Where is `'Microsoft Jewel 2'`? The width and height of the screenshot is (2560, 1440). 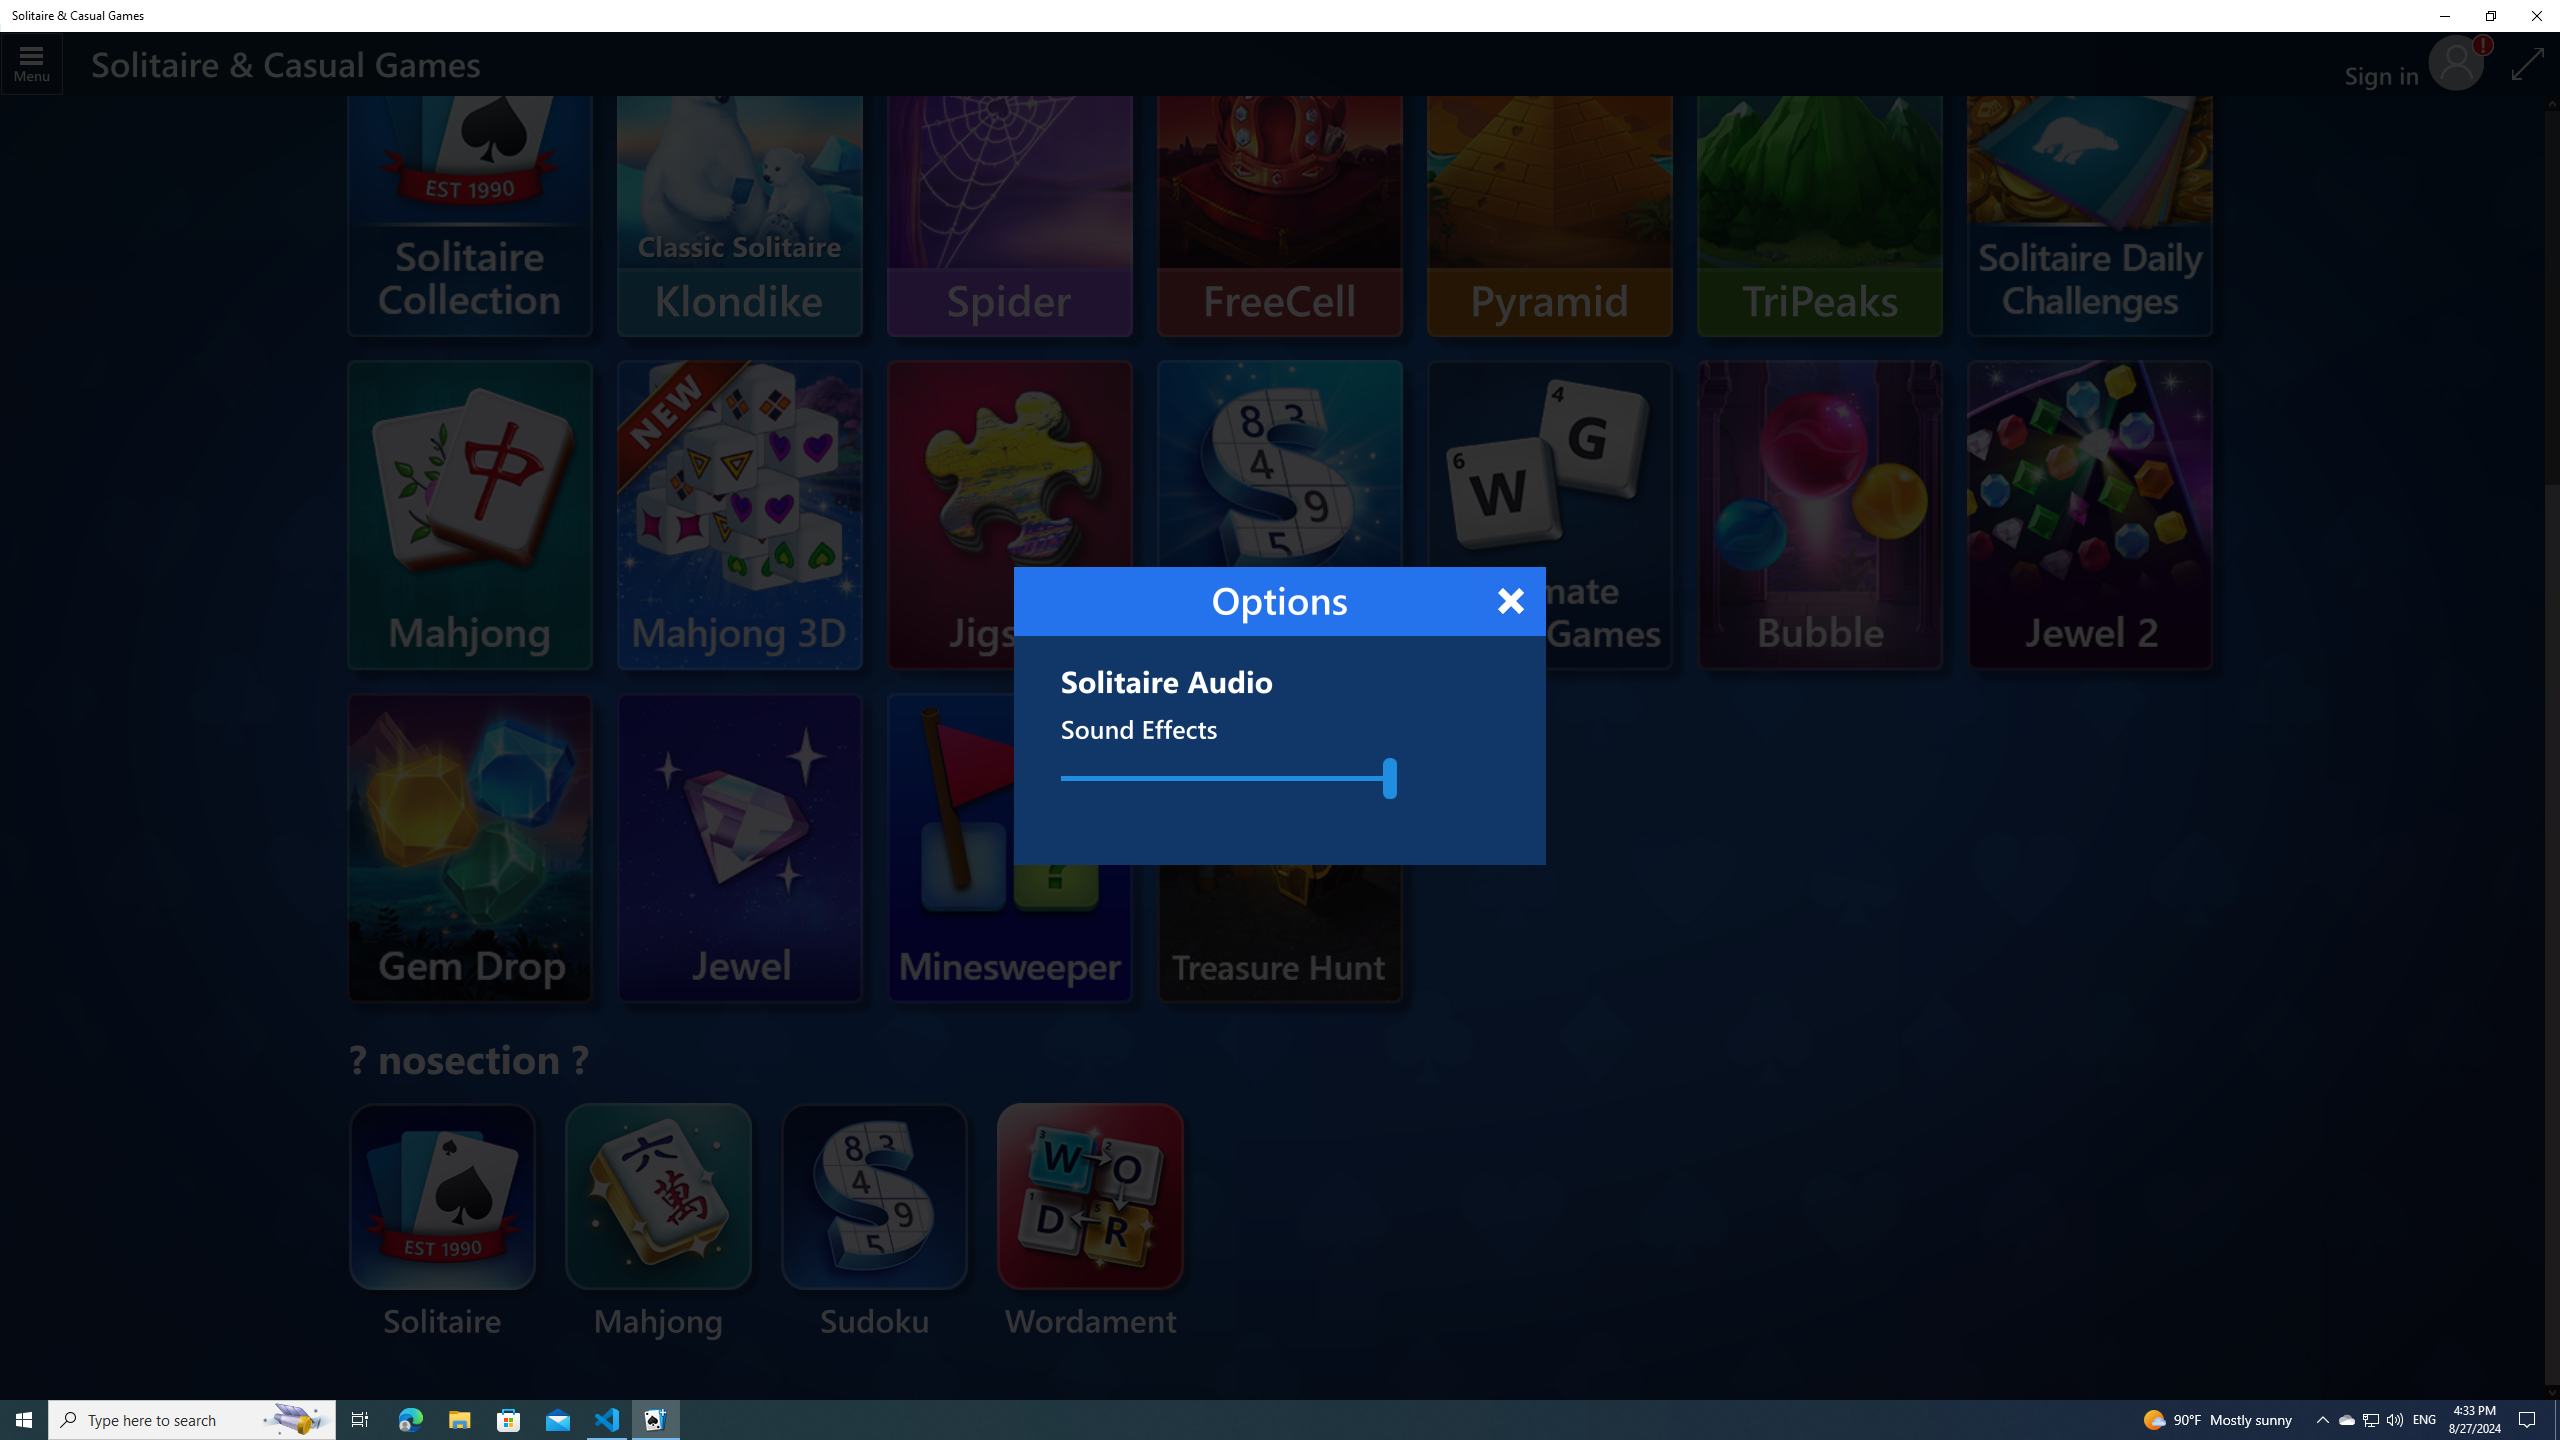
'Microsoft Jewel 2' is located at coordinates (2087, 513).